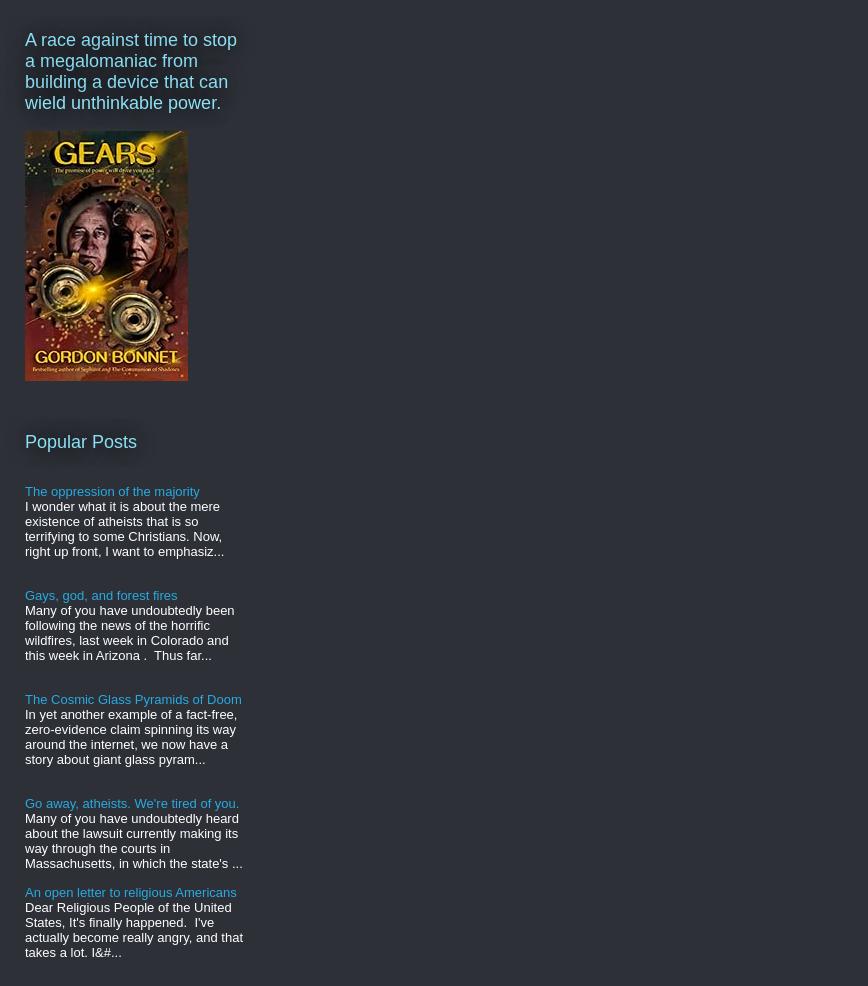 This screenshot has width=868, height=986. What do you see at coordinates (129, 632) in the screenshot?
I see `'Many of you have undoubtedly been following the news of the horrific wildfires, last week in Colorado  and this week in Arizona .   Thus far...'` at bounding box center [129, 632].